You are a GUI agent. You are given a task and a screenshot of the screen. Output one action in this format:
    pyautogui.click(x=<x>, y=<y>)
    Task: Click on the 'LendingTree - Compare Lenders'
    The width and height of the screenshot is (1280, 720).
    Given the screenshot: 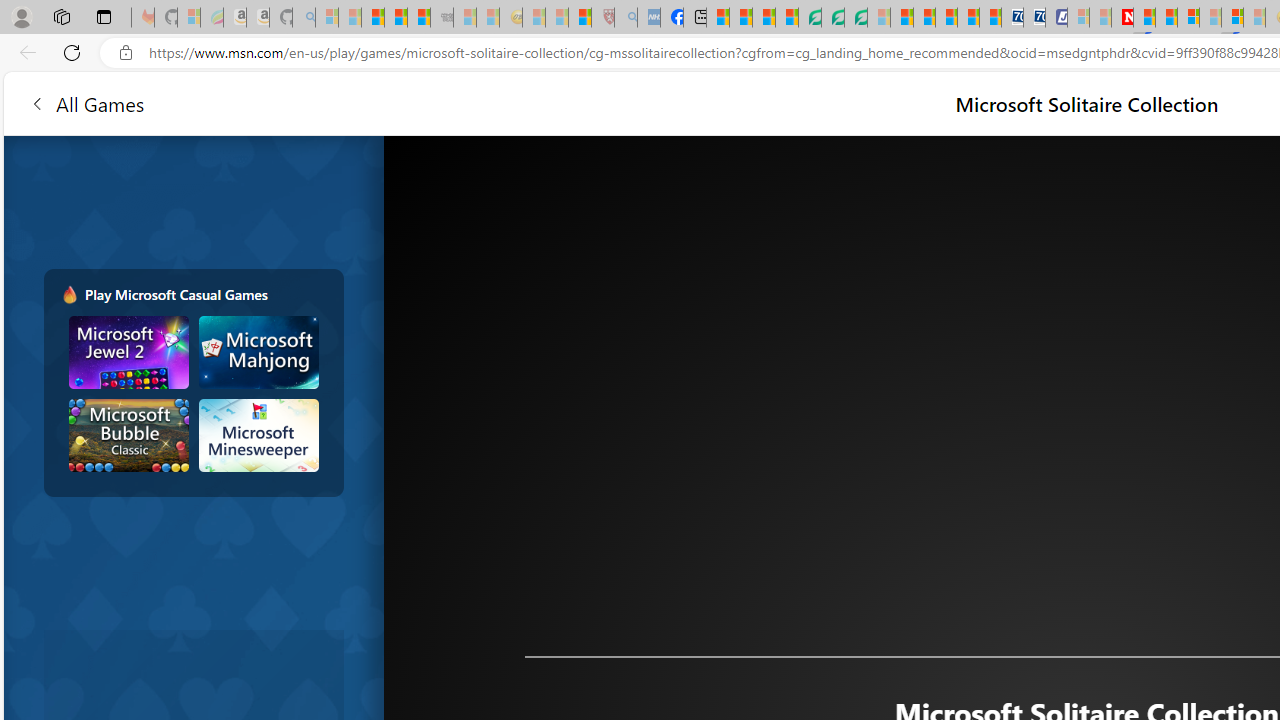 What is the action you would take?
    pyautogui.click(x=809, y=17)
    